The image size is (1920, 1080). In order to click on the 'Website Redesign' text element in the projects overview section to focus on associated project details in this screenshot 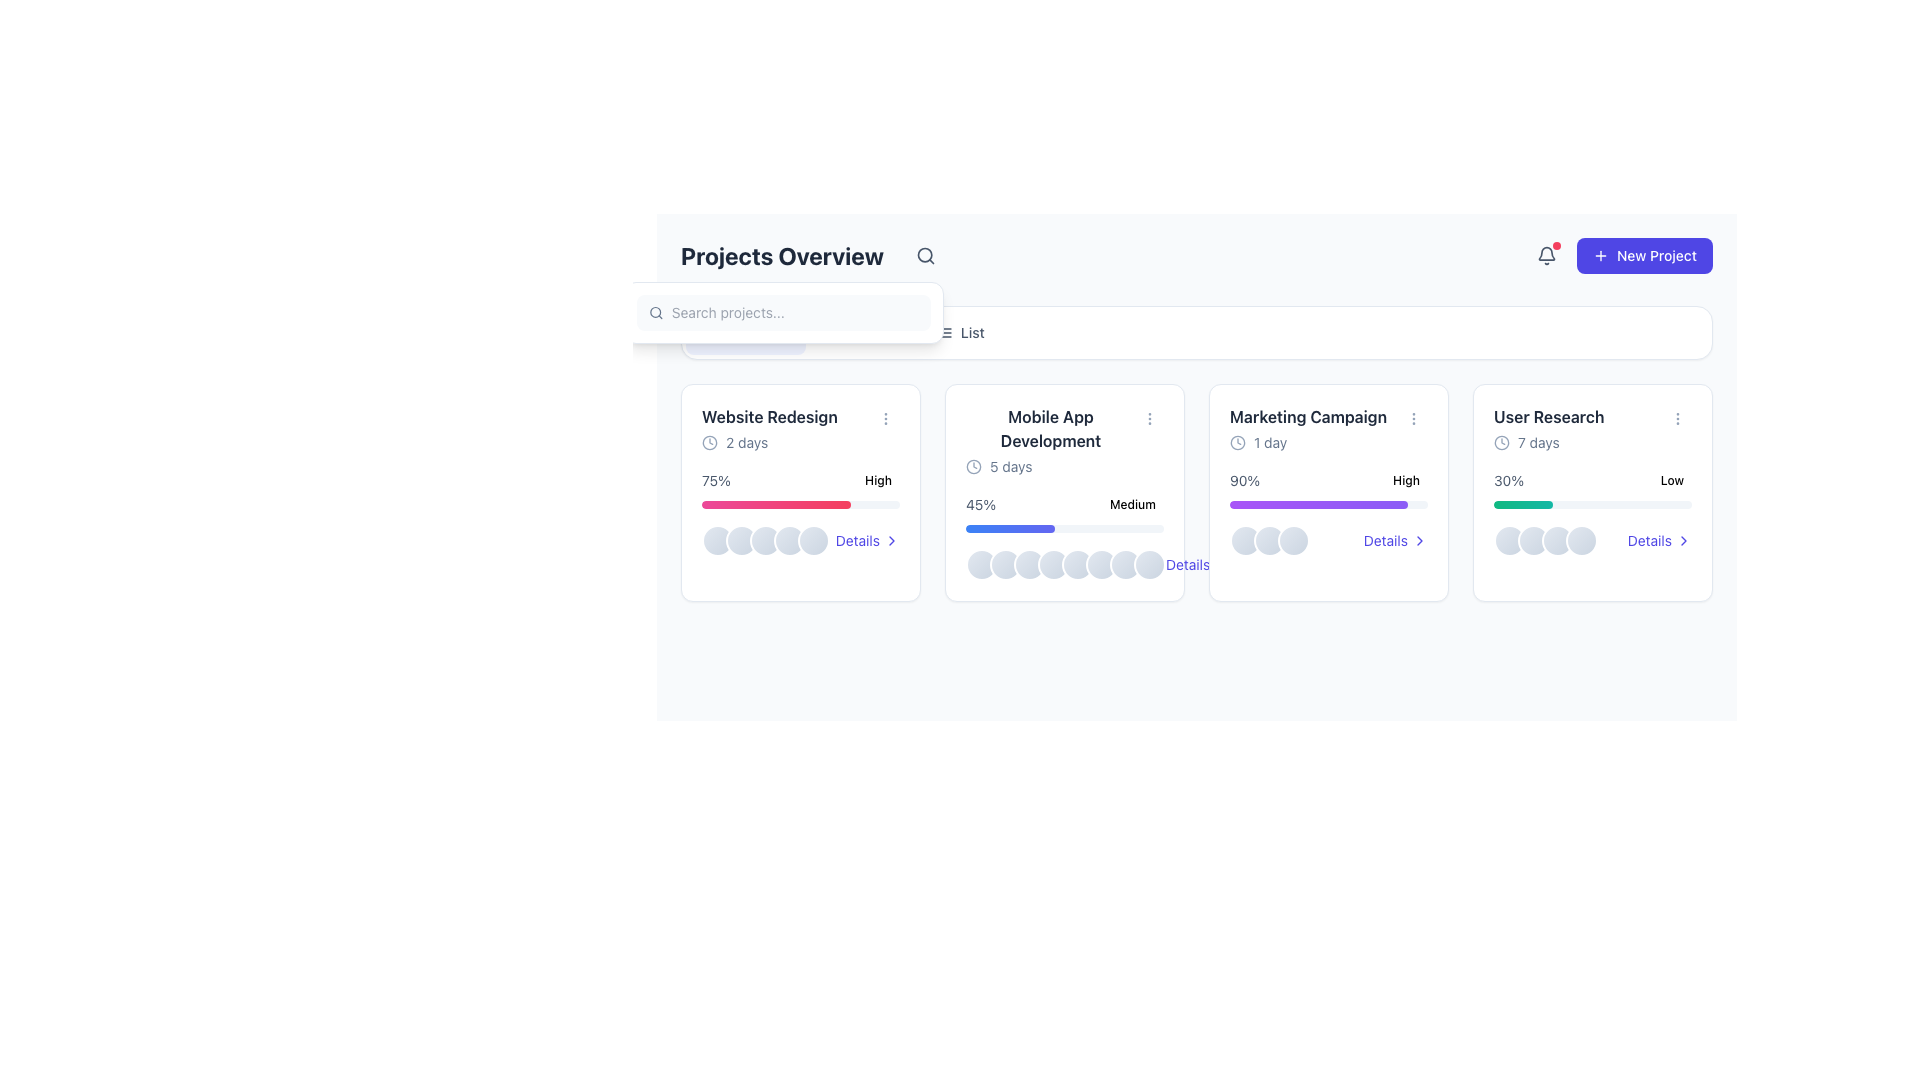, I will do `click(801, 427)`.